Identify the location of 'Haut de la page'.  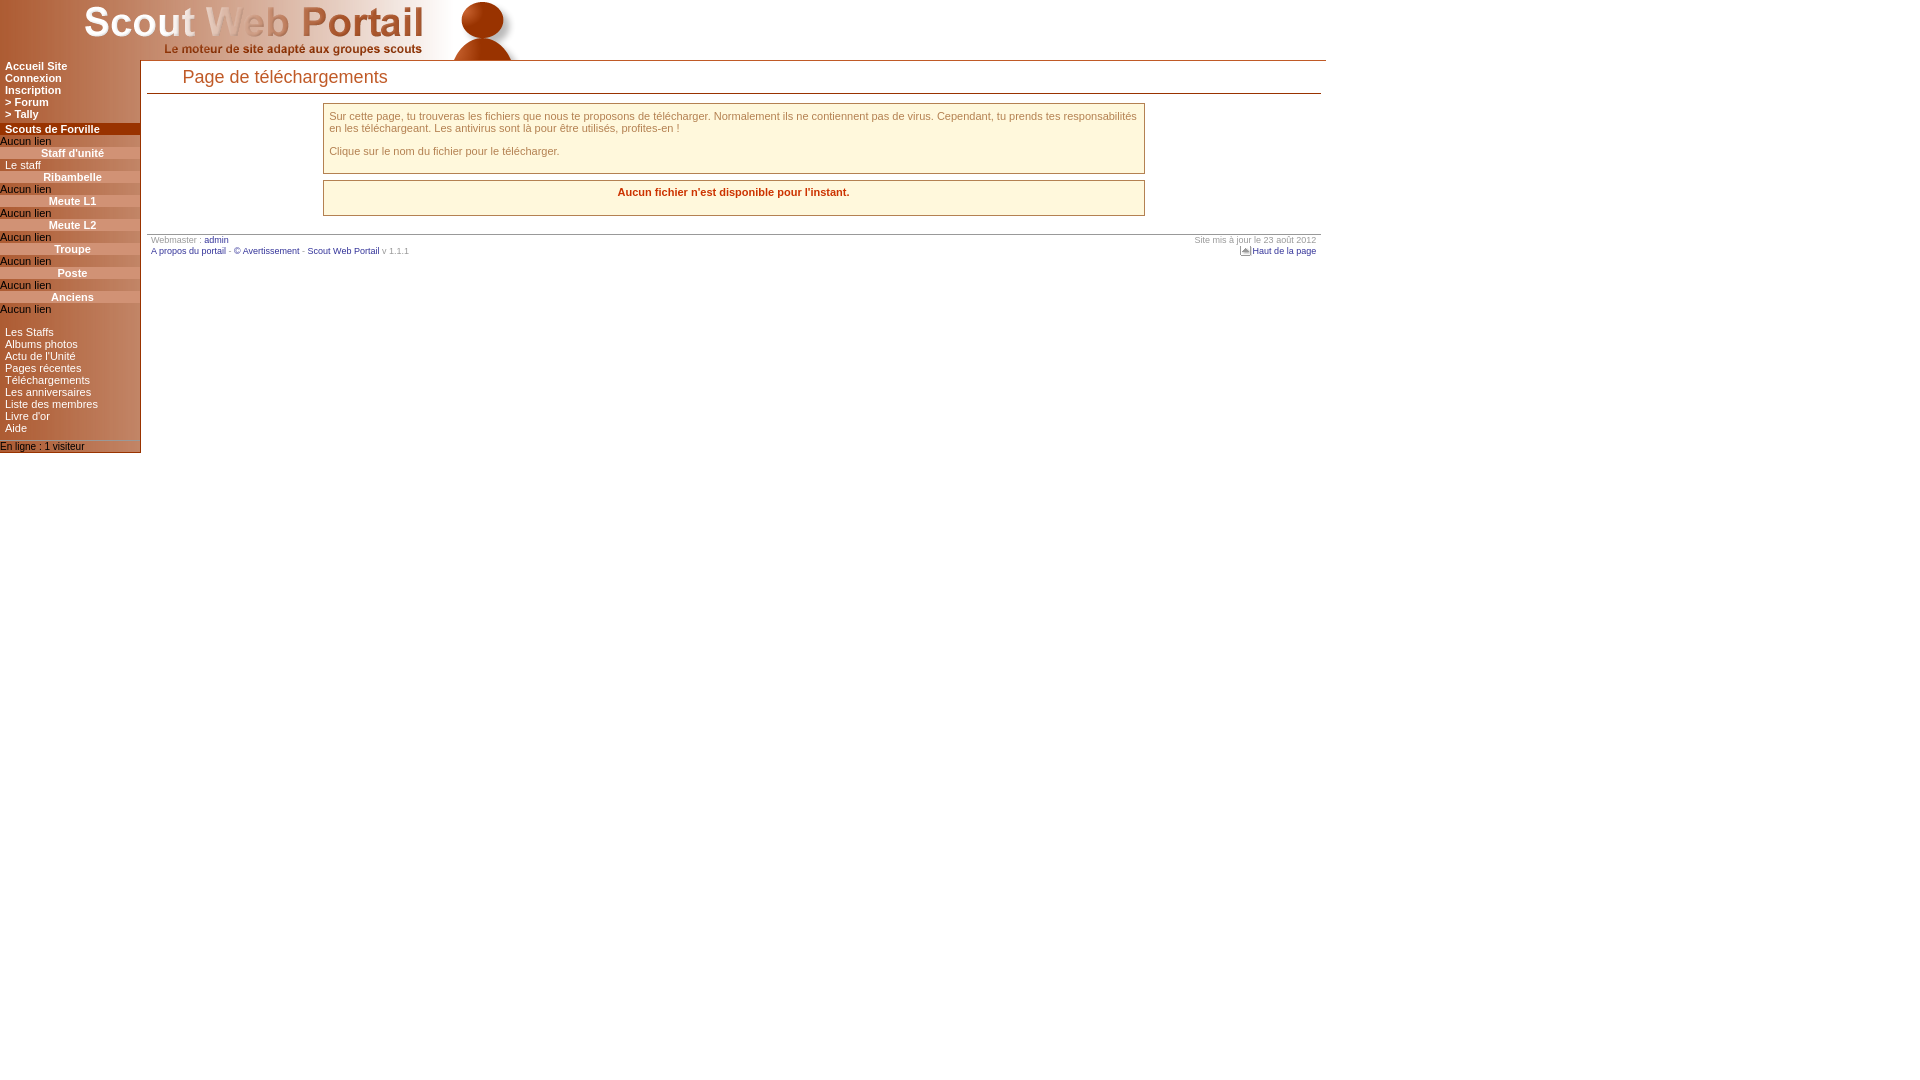
(1233, 249).